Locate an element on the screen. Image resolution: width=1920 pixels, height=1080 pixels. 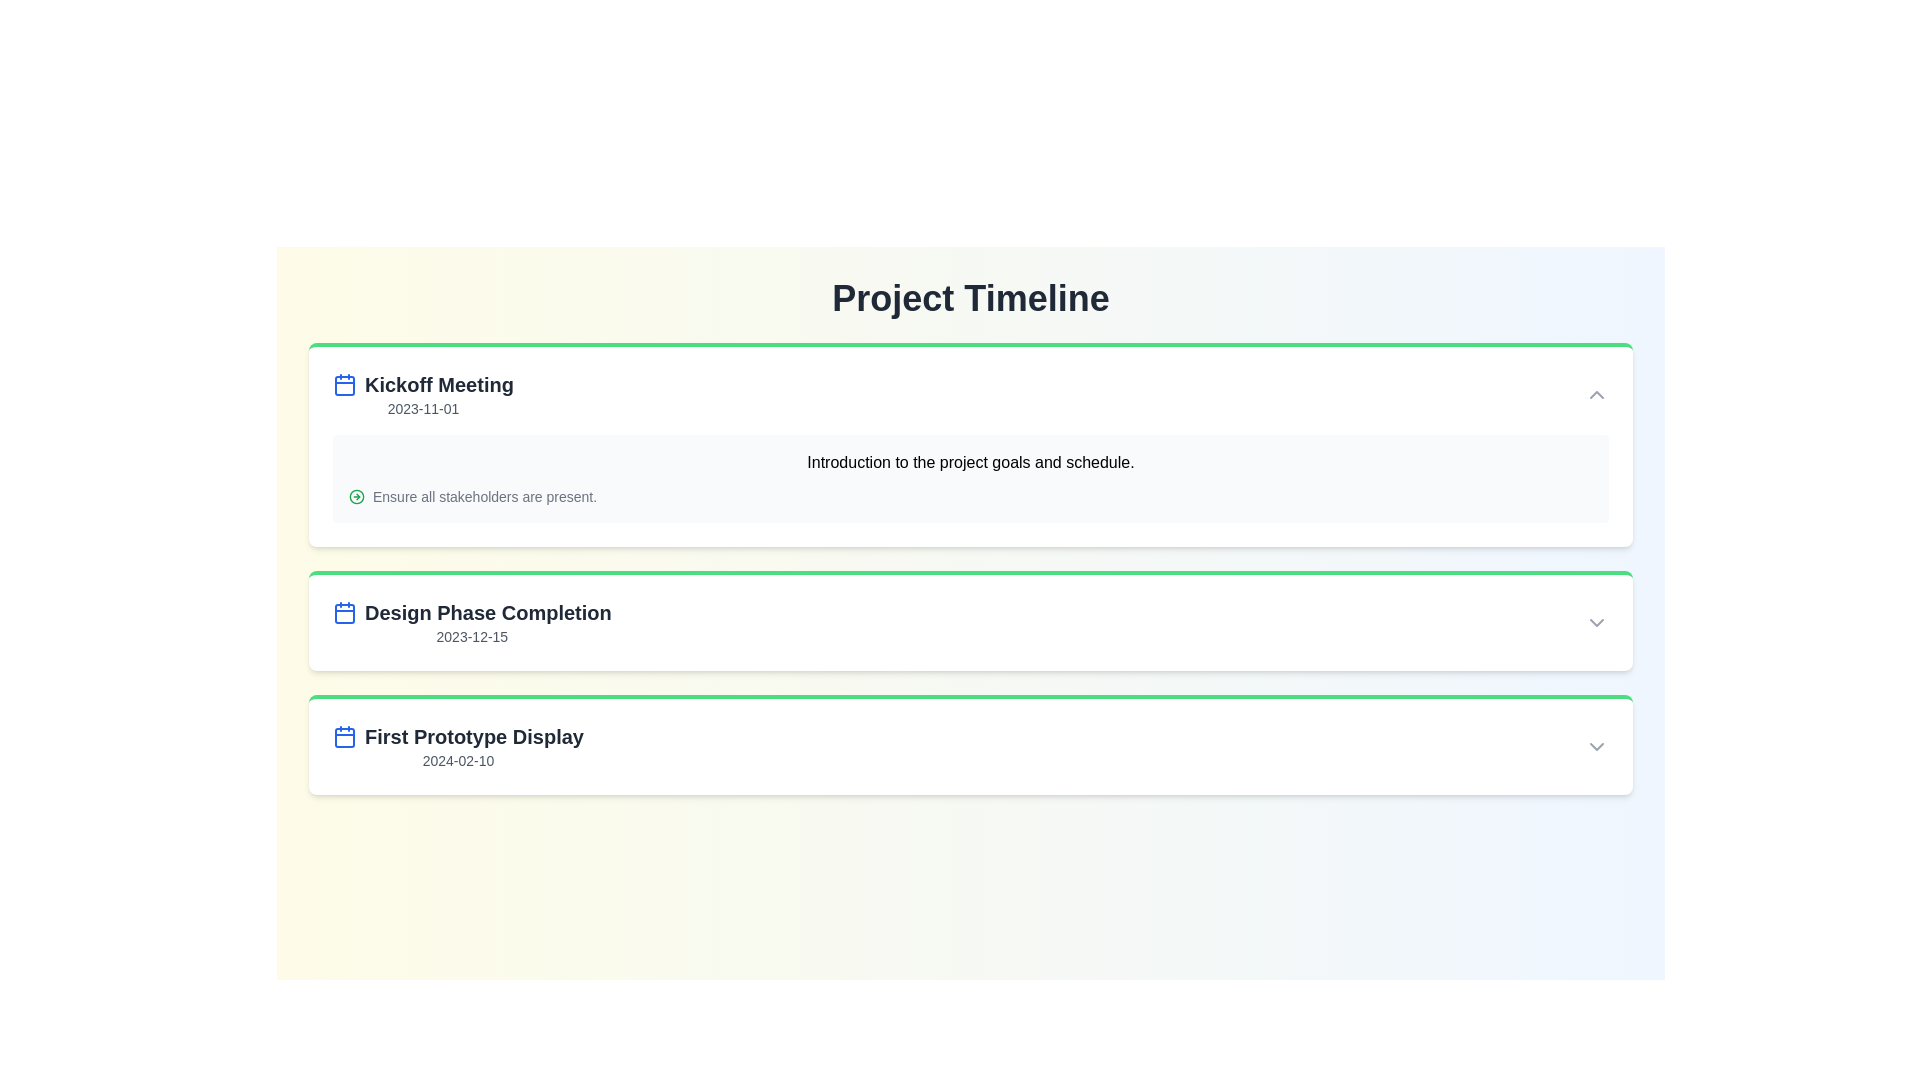
the header element displaying 'First Prototype Display' with an associated blue calendar icon, located in the third section of the timeline entries is located at coordinates (457, 736).